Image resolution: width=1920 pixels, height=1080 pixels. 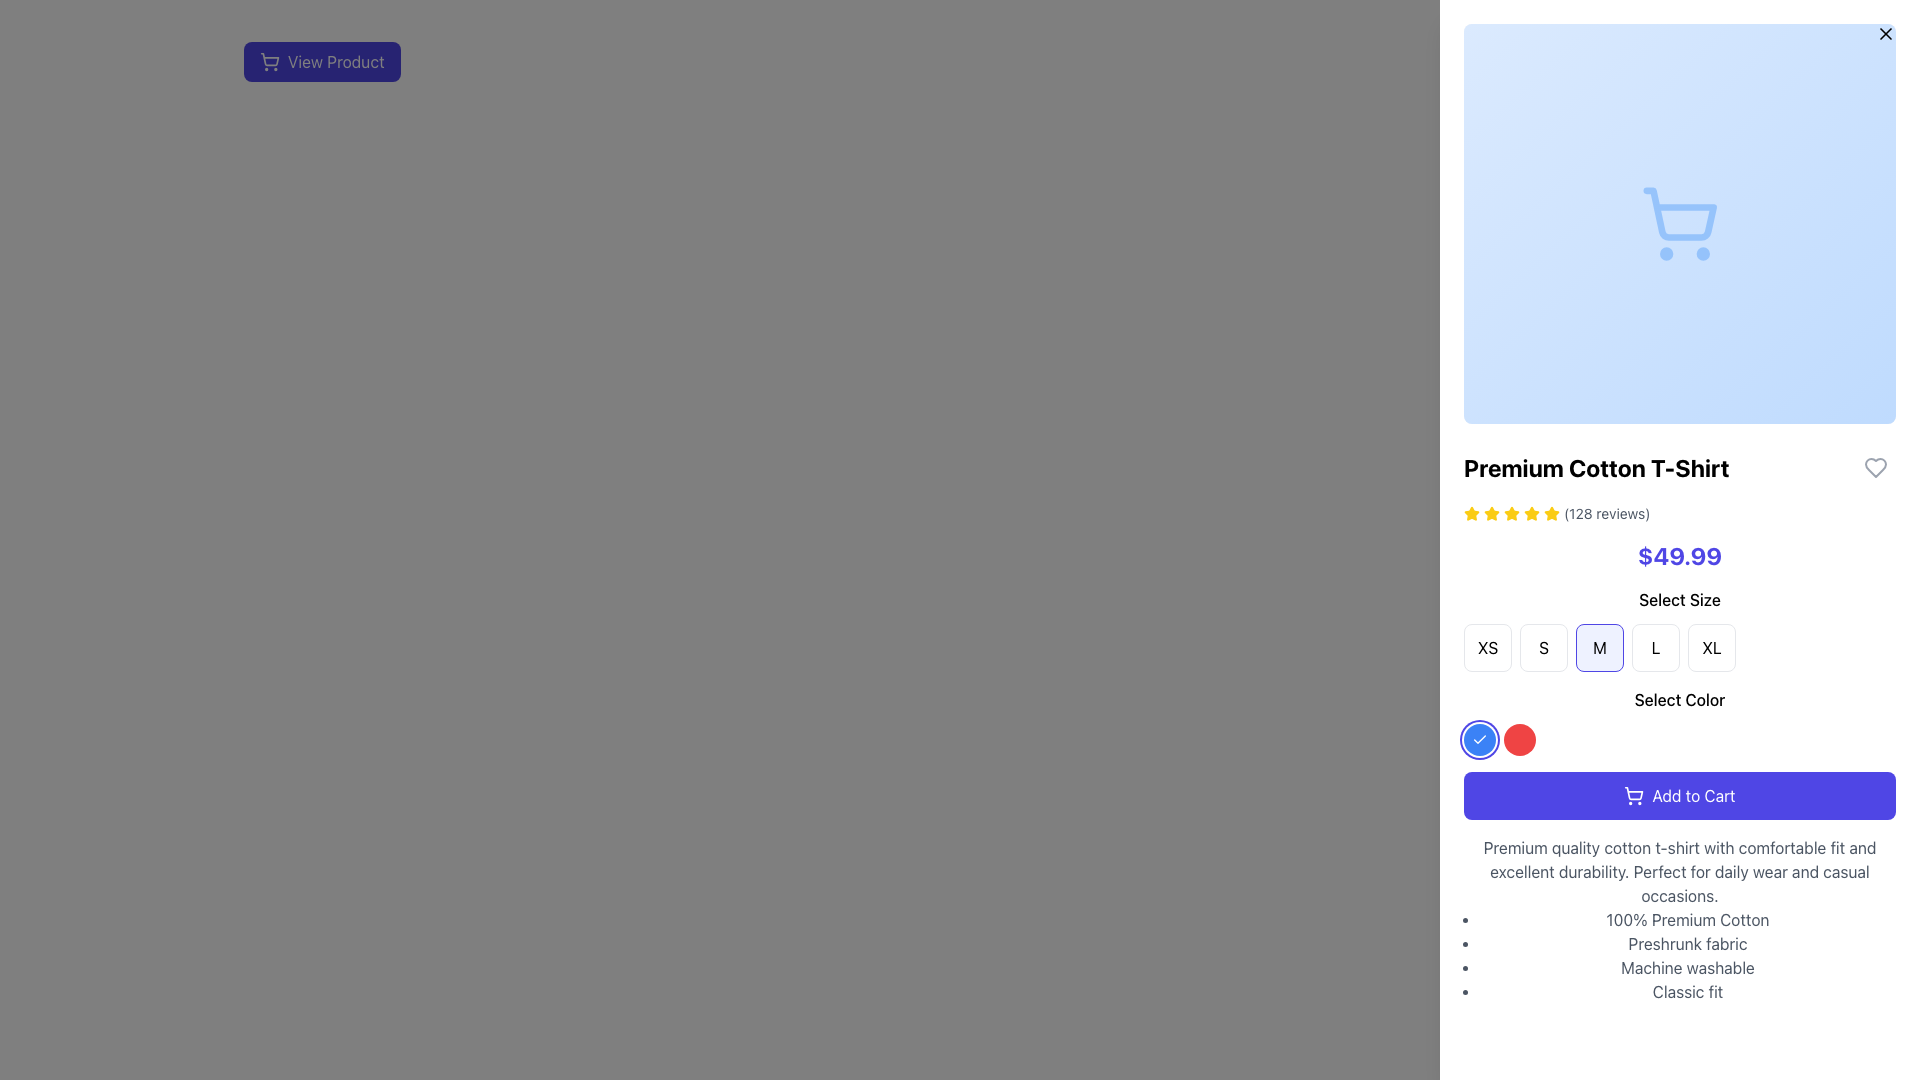 I want to click on product title 'Premium Cotton T-Shirt' from the Product title section with an interactive heart icon located at the top-right of the product details section, so click(x=1680, y=467).